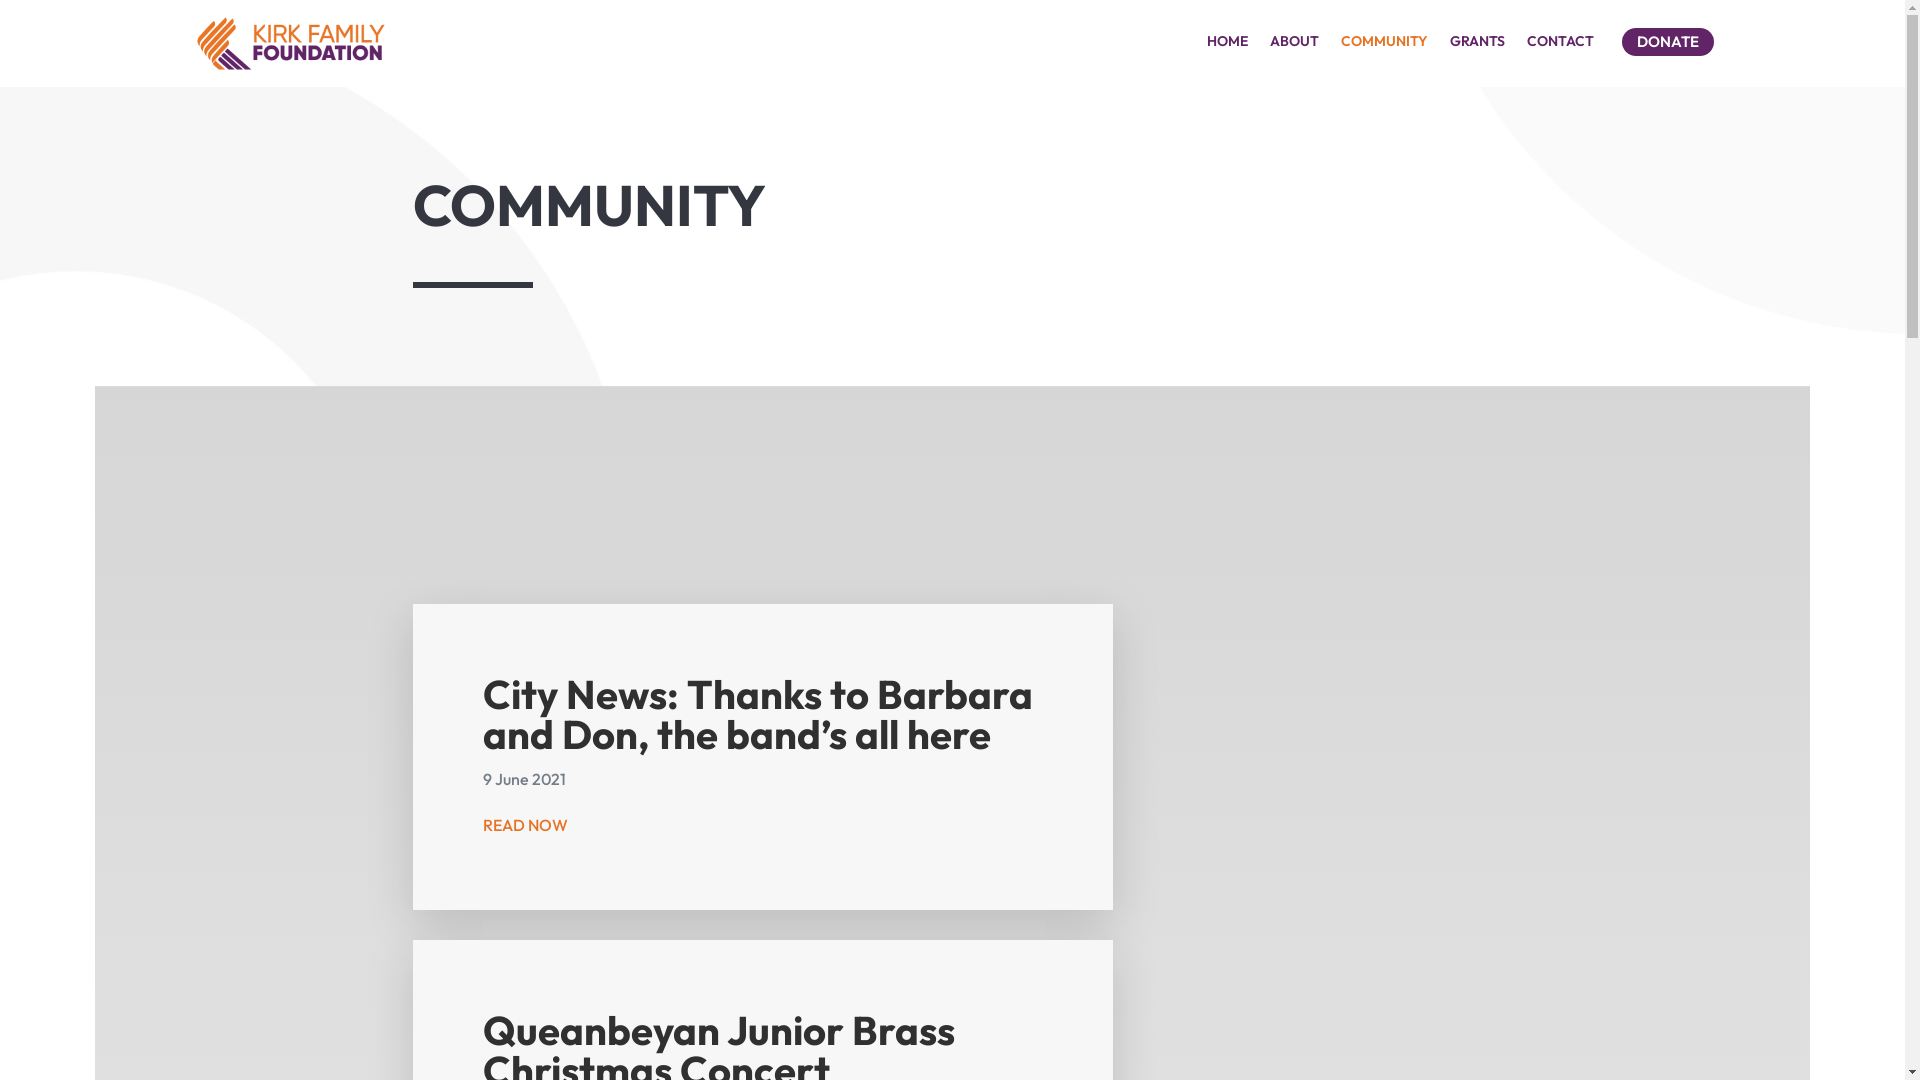 Image resolution: width=1920 pixels, height=1080 pixels. What do you see at coordinates (1205, 45) in the screenshot?
I see `'HOME'` at bounding box center [1205, 45].